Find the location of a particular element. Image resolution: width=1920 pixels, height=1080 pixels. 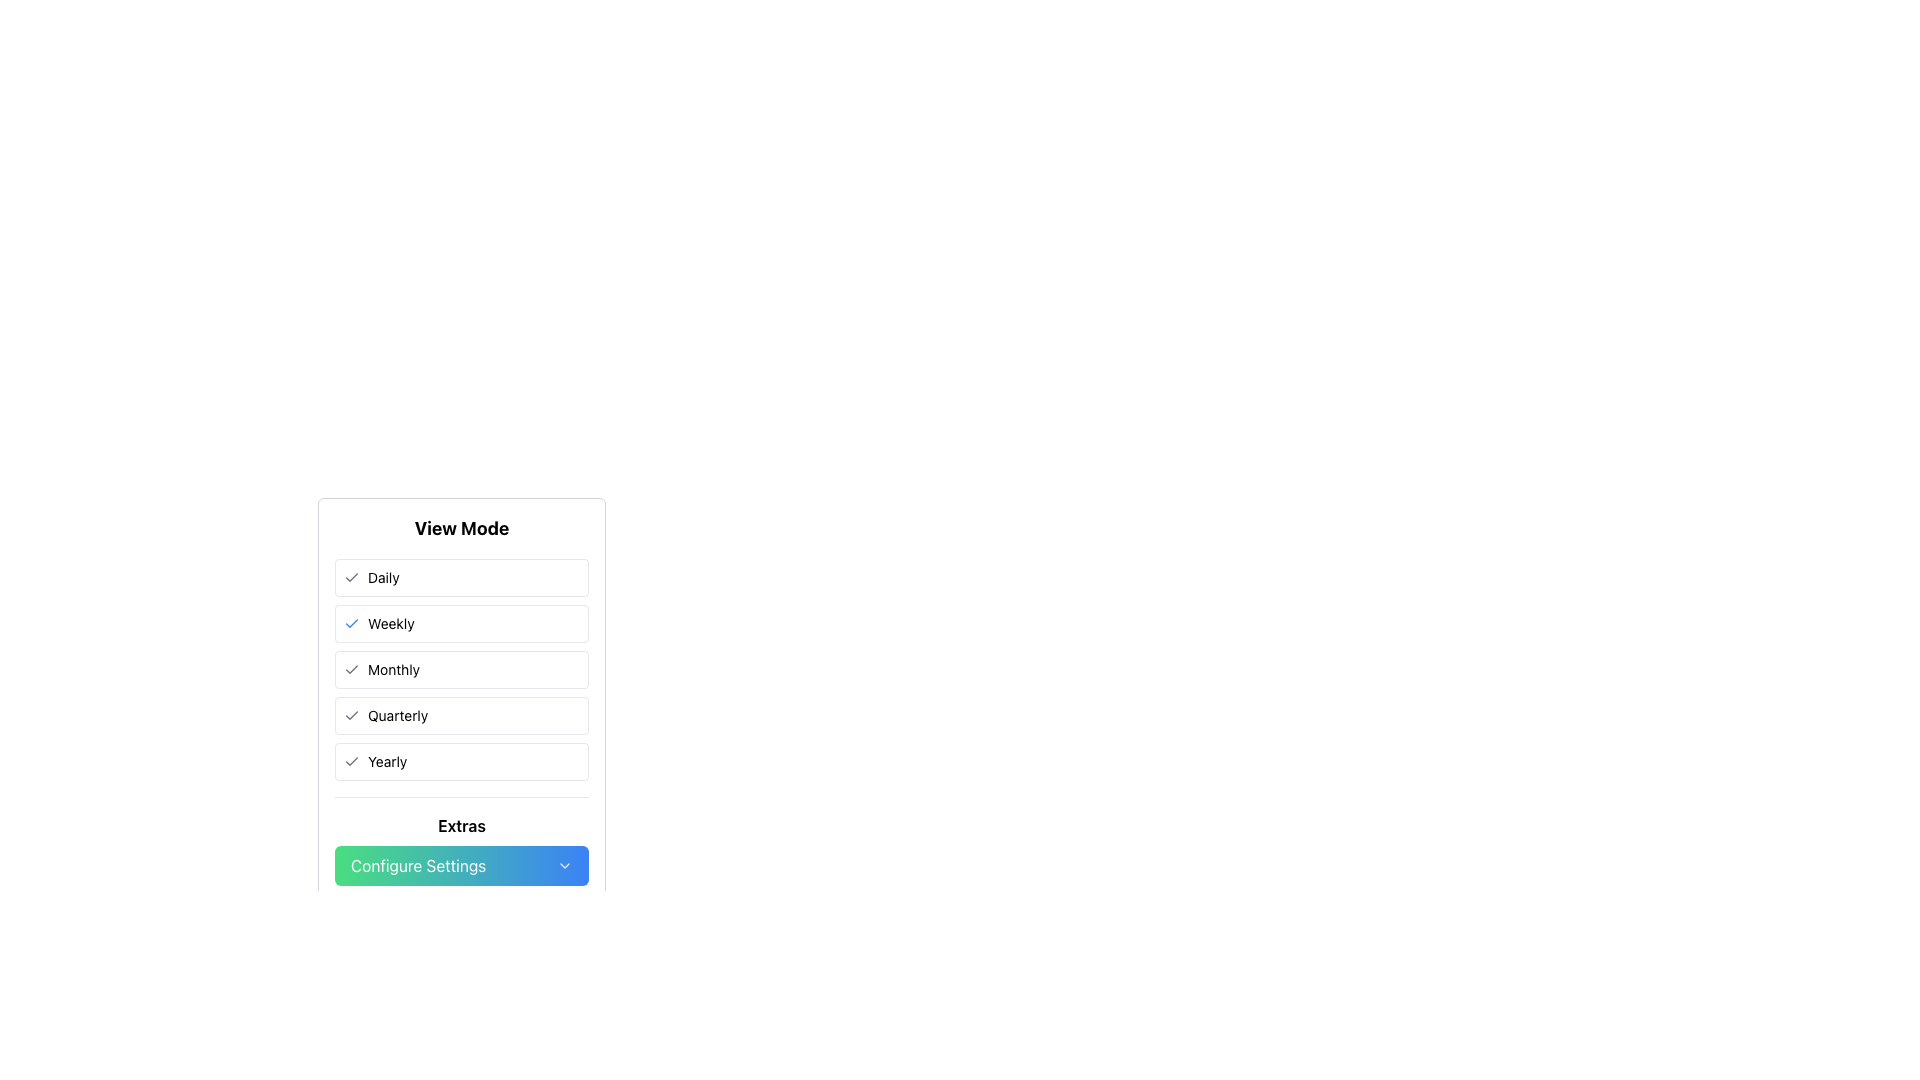

the text label that serves as a descriptor for the 'Daily' selection option, which is located to the right of the checkbox in the 'View Mode' section is located at coordinates (383, 578).